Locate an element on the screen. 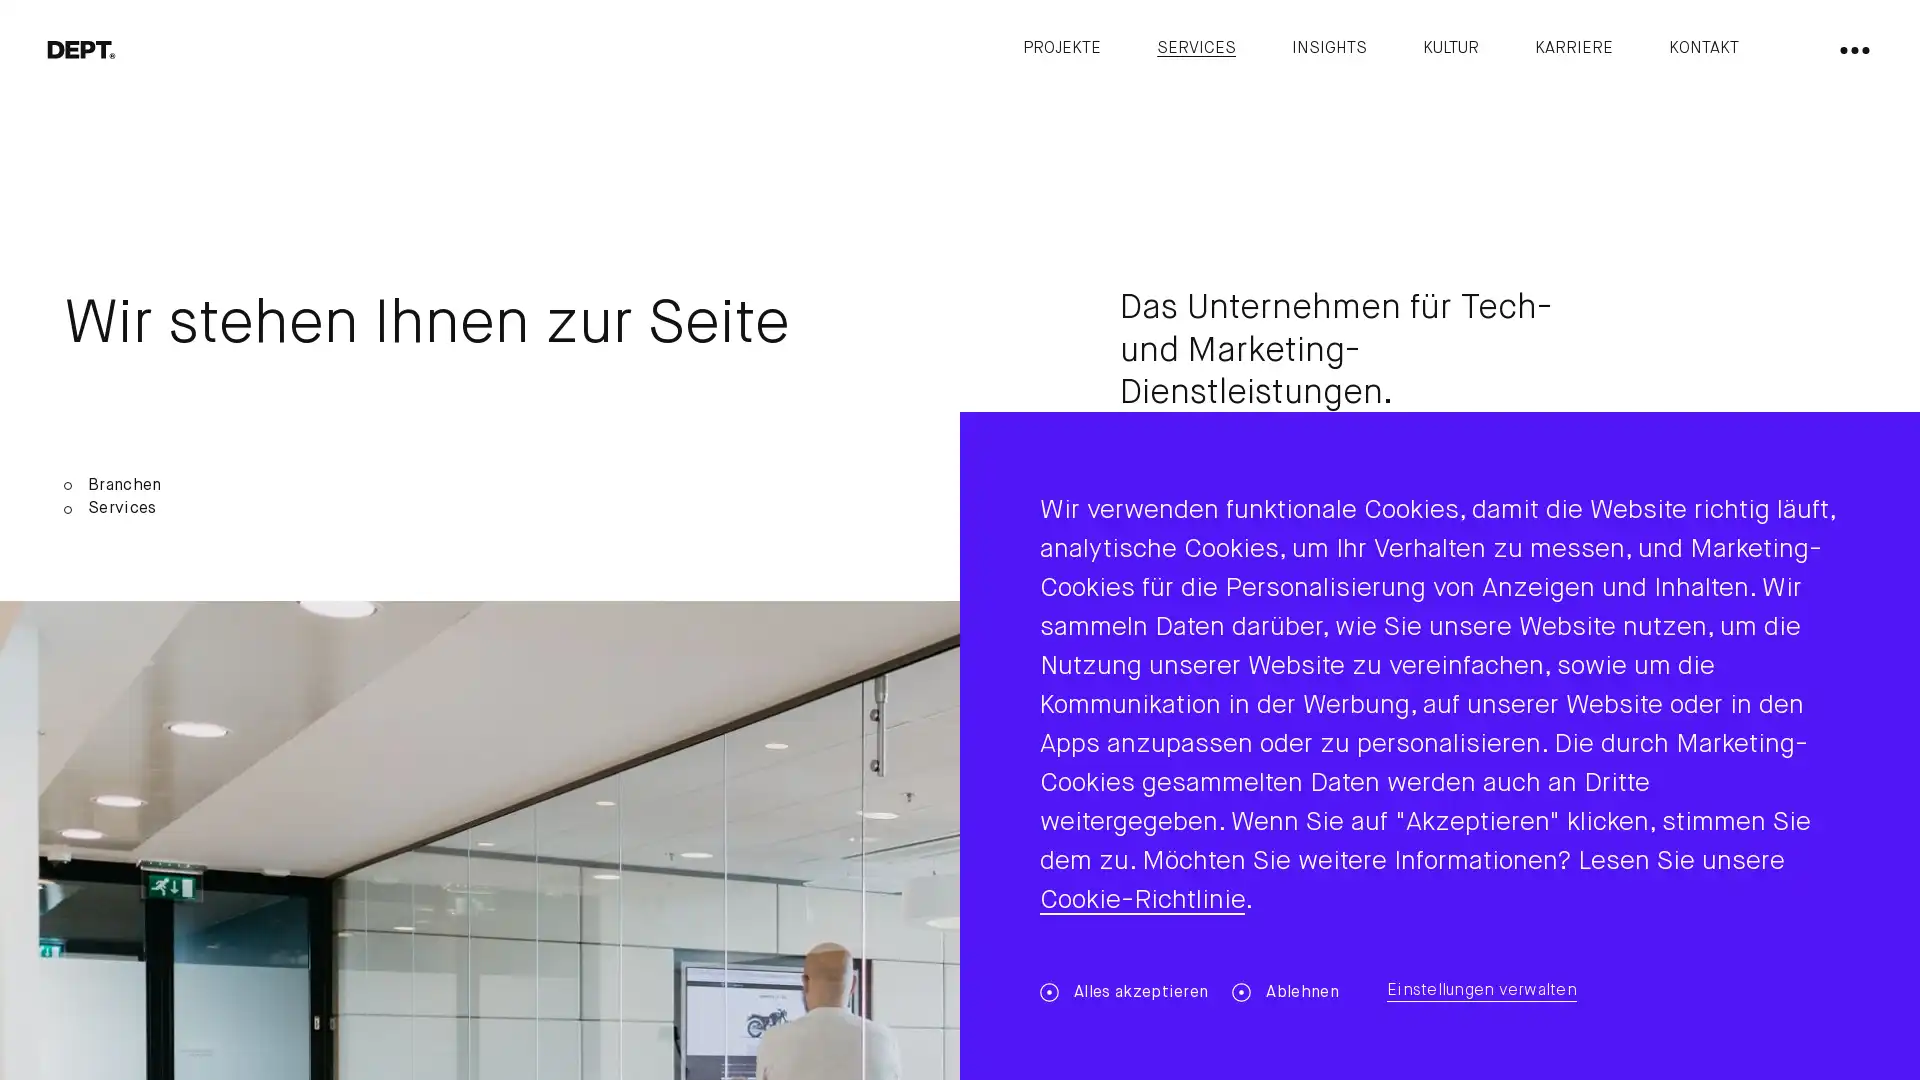 This screenshot has height=1080, width=1920. Ablehnen is located at coordinates (1285, 992).